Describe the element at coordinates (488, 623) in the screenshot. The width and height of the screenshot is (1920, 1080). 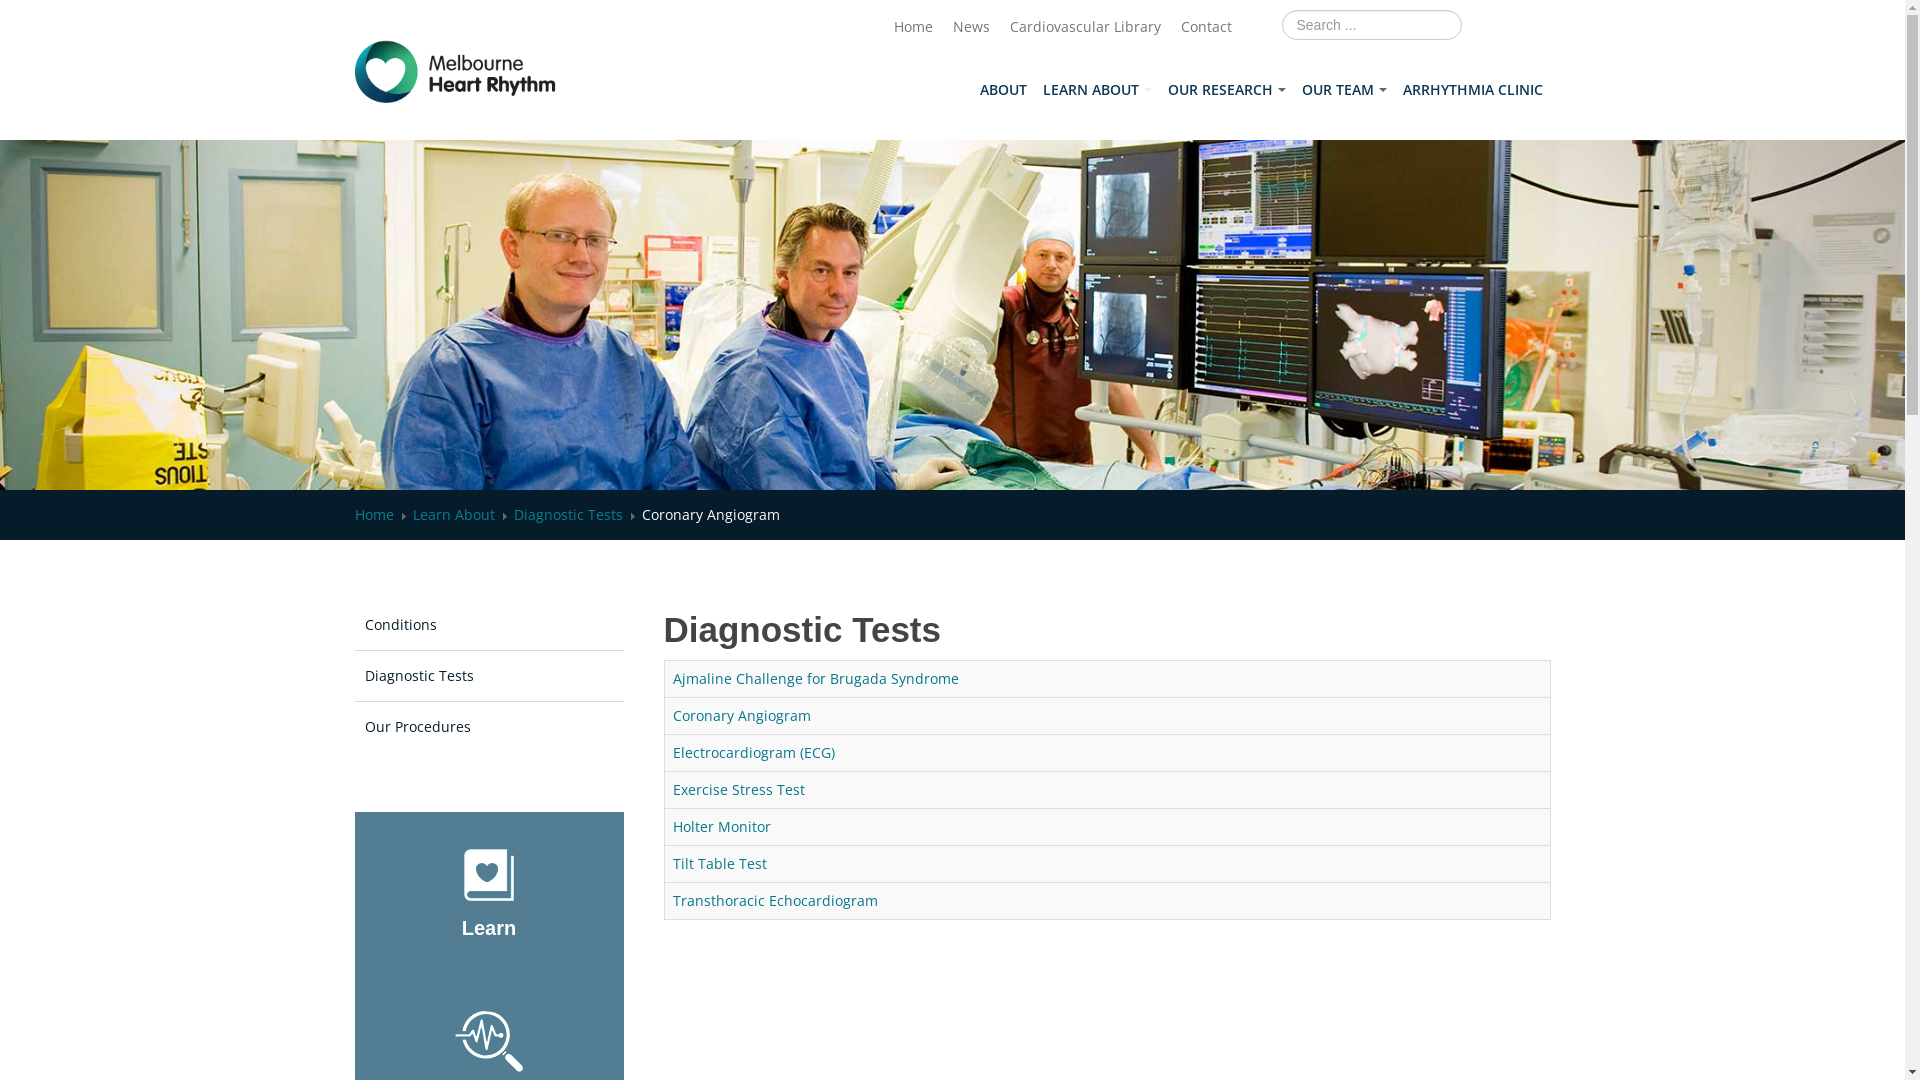
I see `'Conditions'` at that location.